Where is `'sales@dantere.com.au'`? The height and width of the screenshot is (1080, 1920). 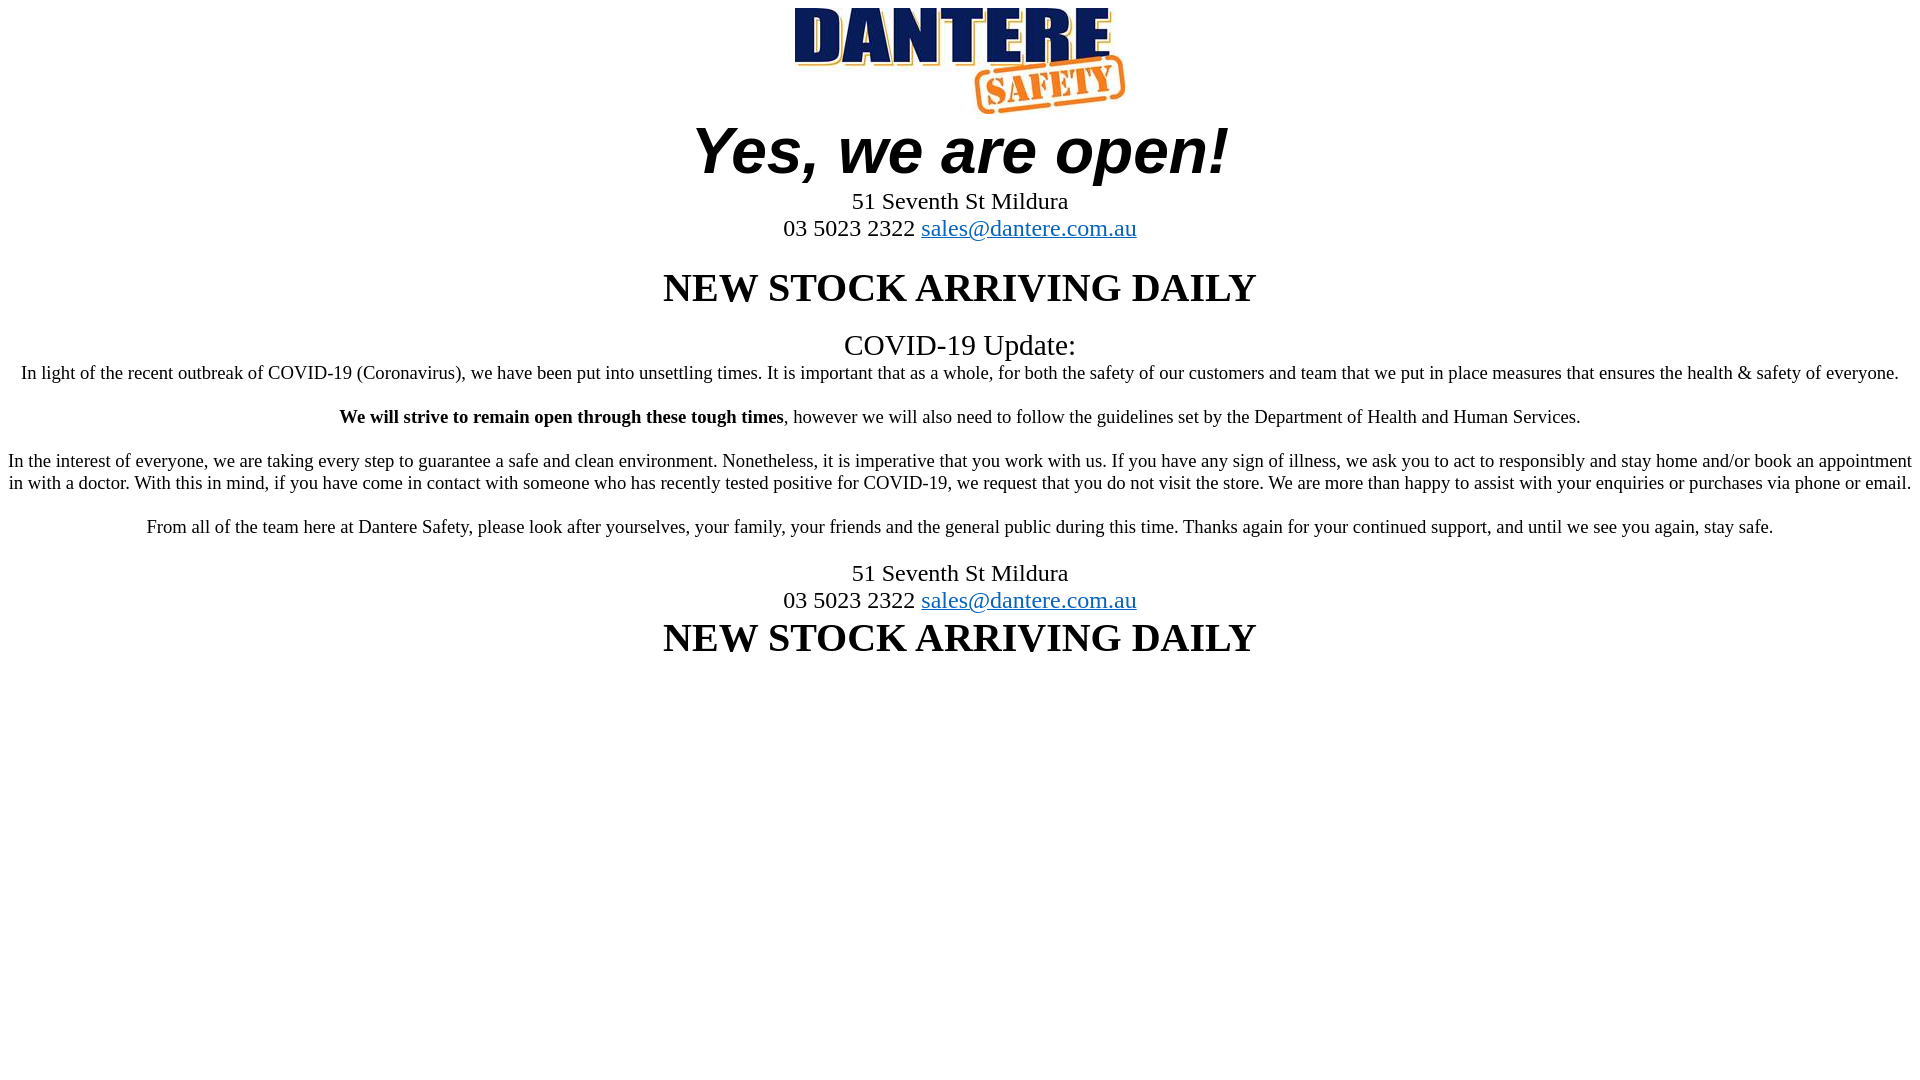
'sales@dantere.com.au' is located at coordinates (1028, 229).